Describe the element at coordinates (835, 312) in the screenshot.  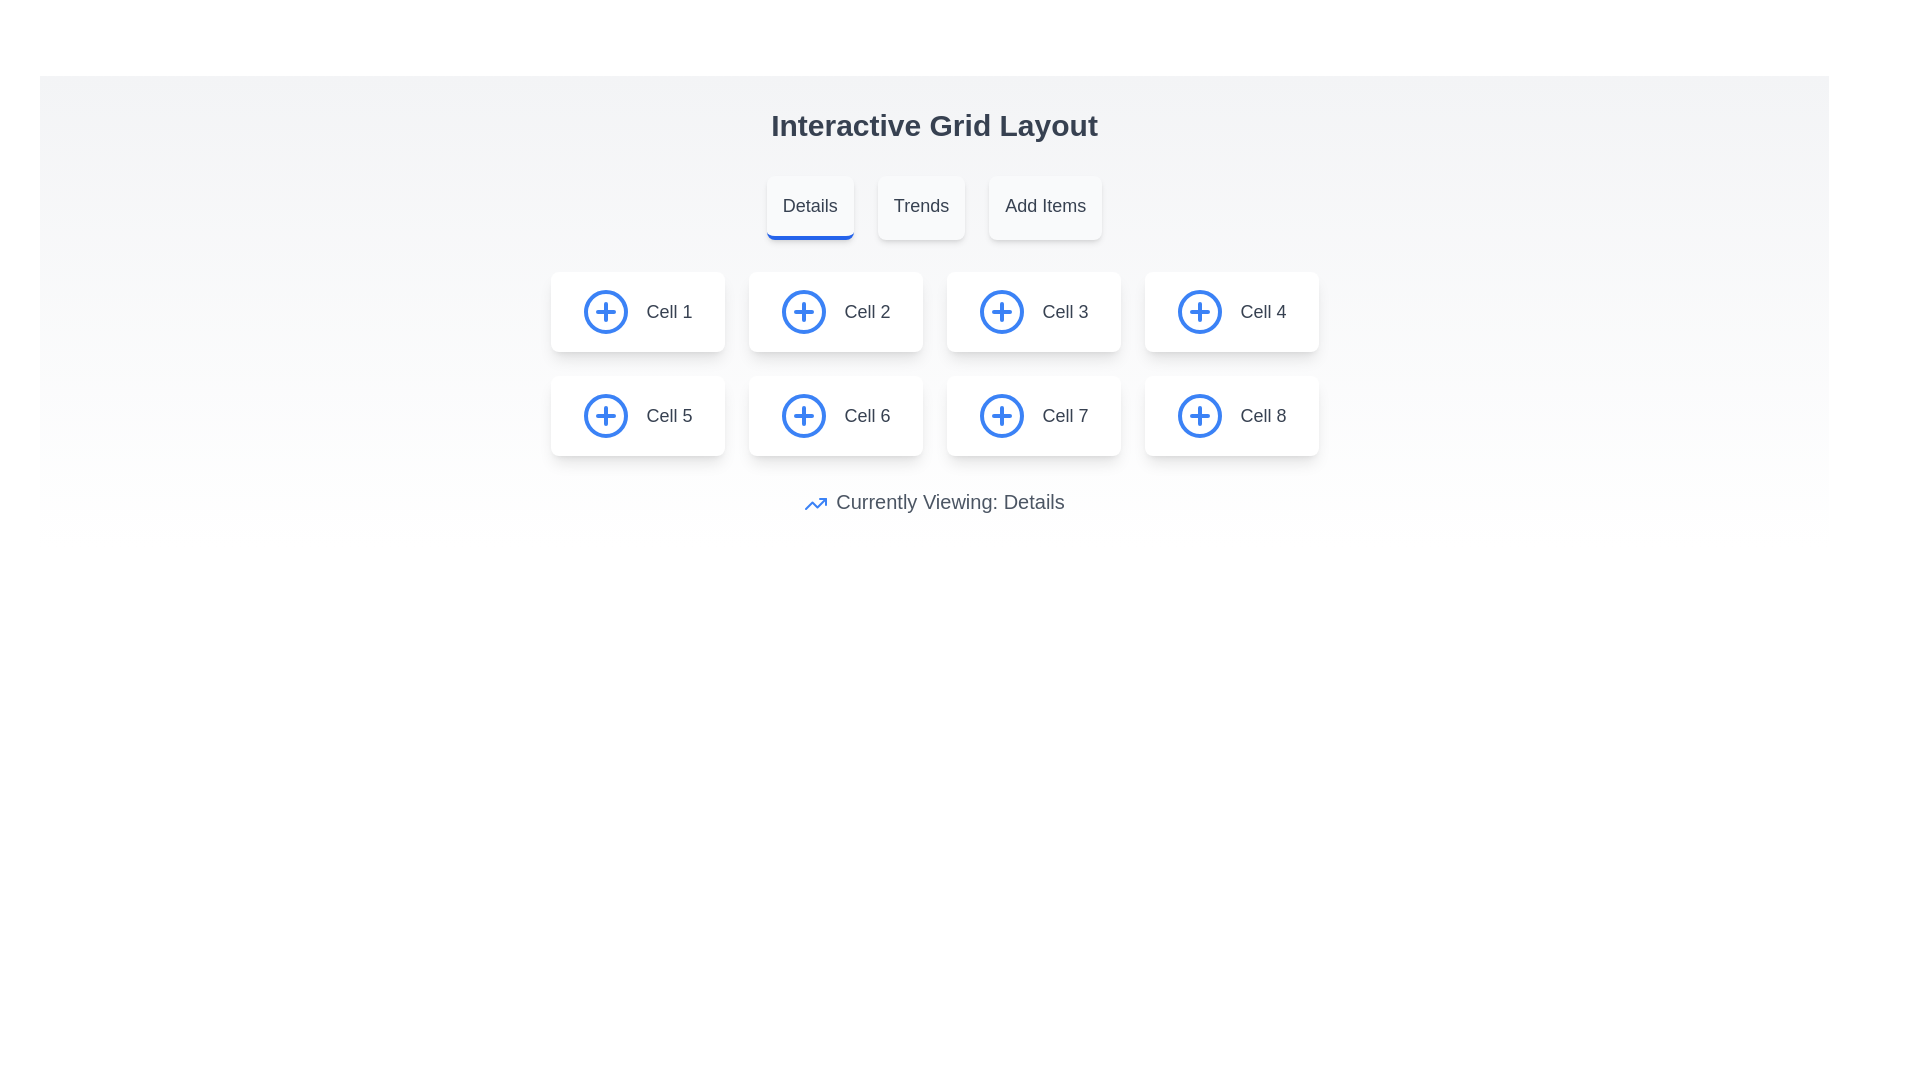
I see `the rectangular card labeled 'Cell 2' that features a blue circular plus sign icon on its left and is located in the second column of the first row of a 2x4 grid layout` at that location.